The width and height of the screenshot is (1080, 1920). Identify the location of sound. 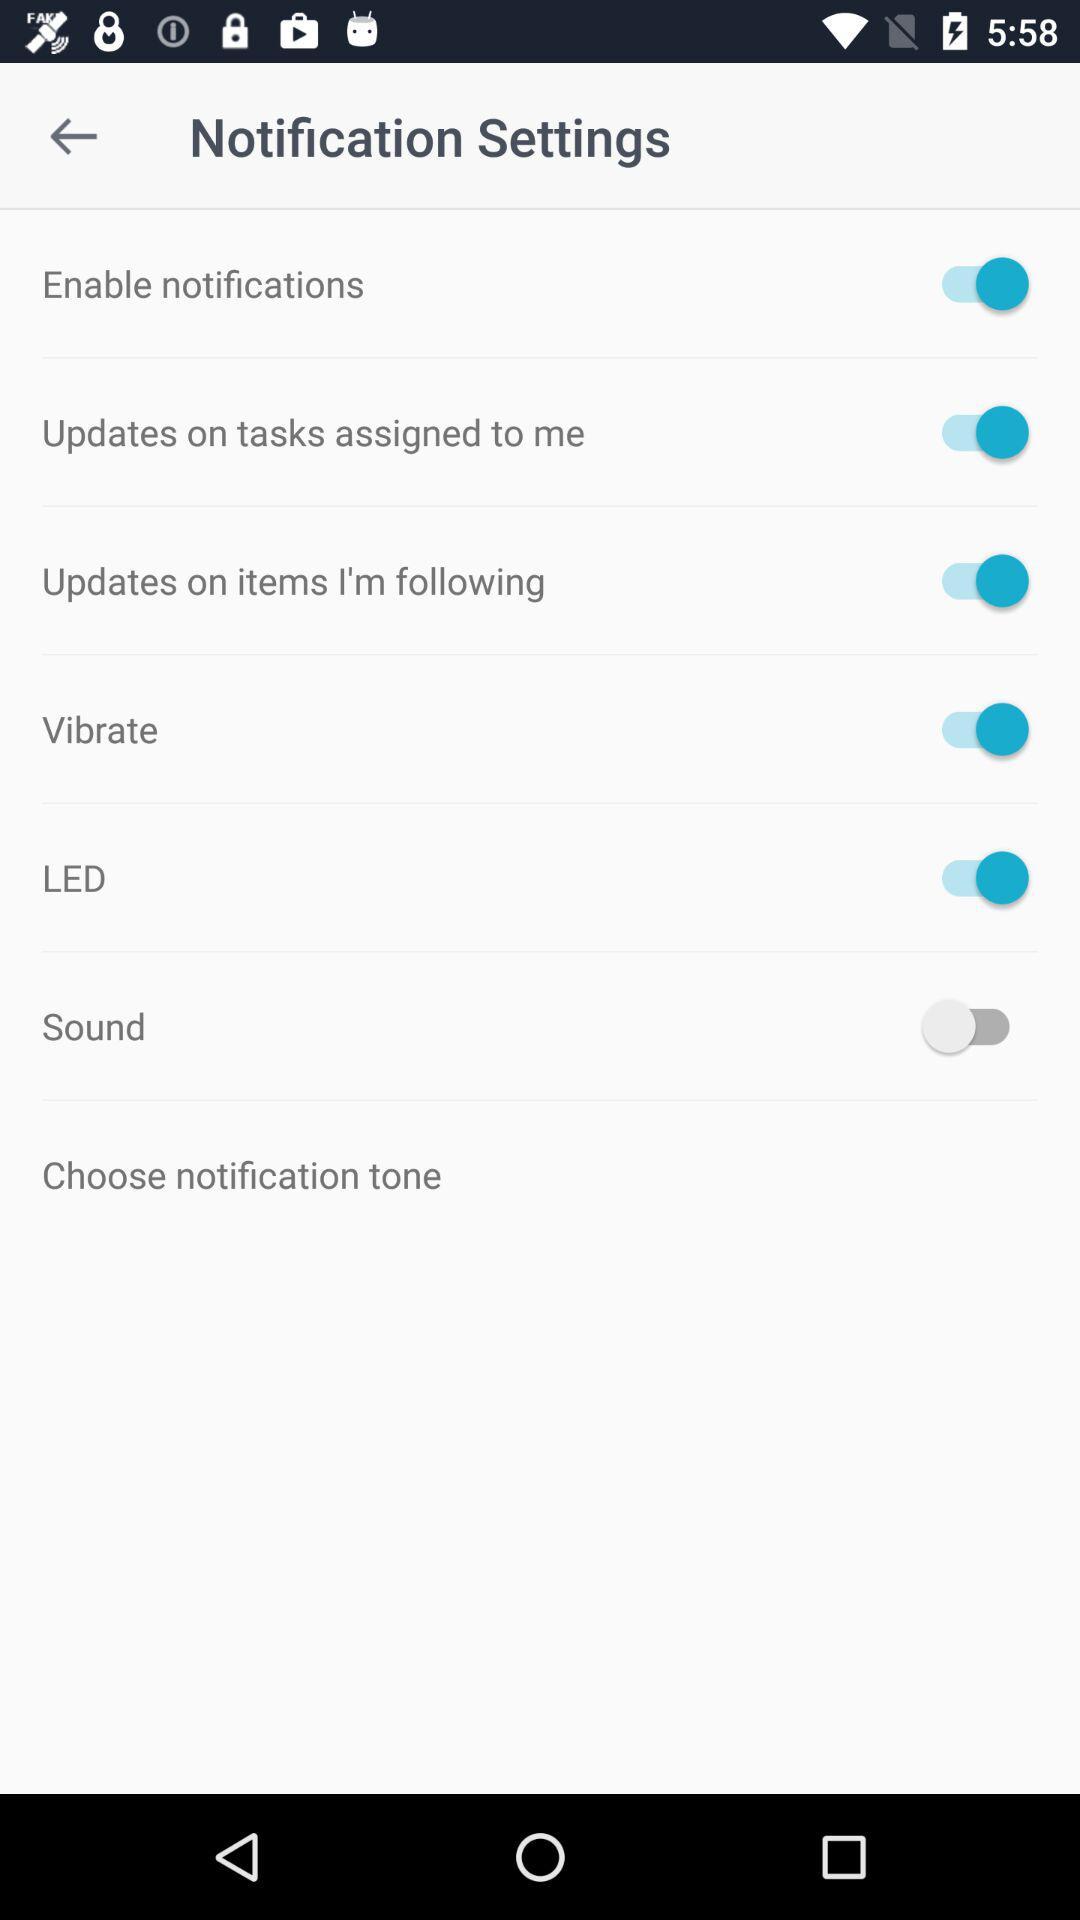
(974, 1026).